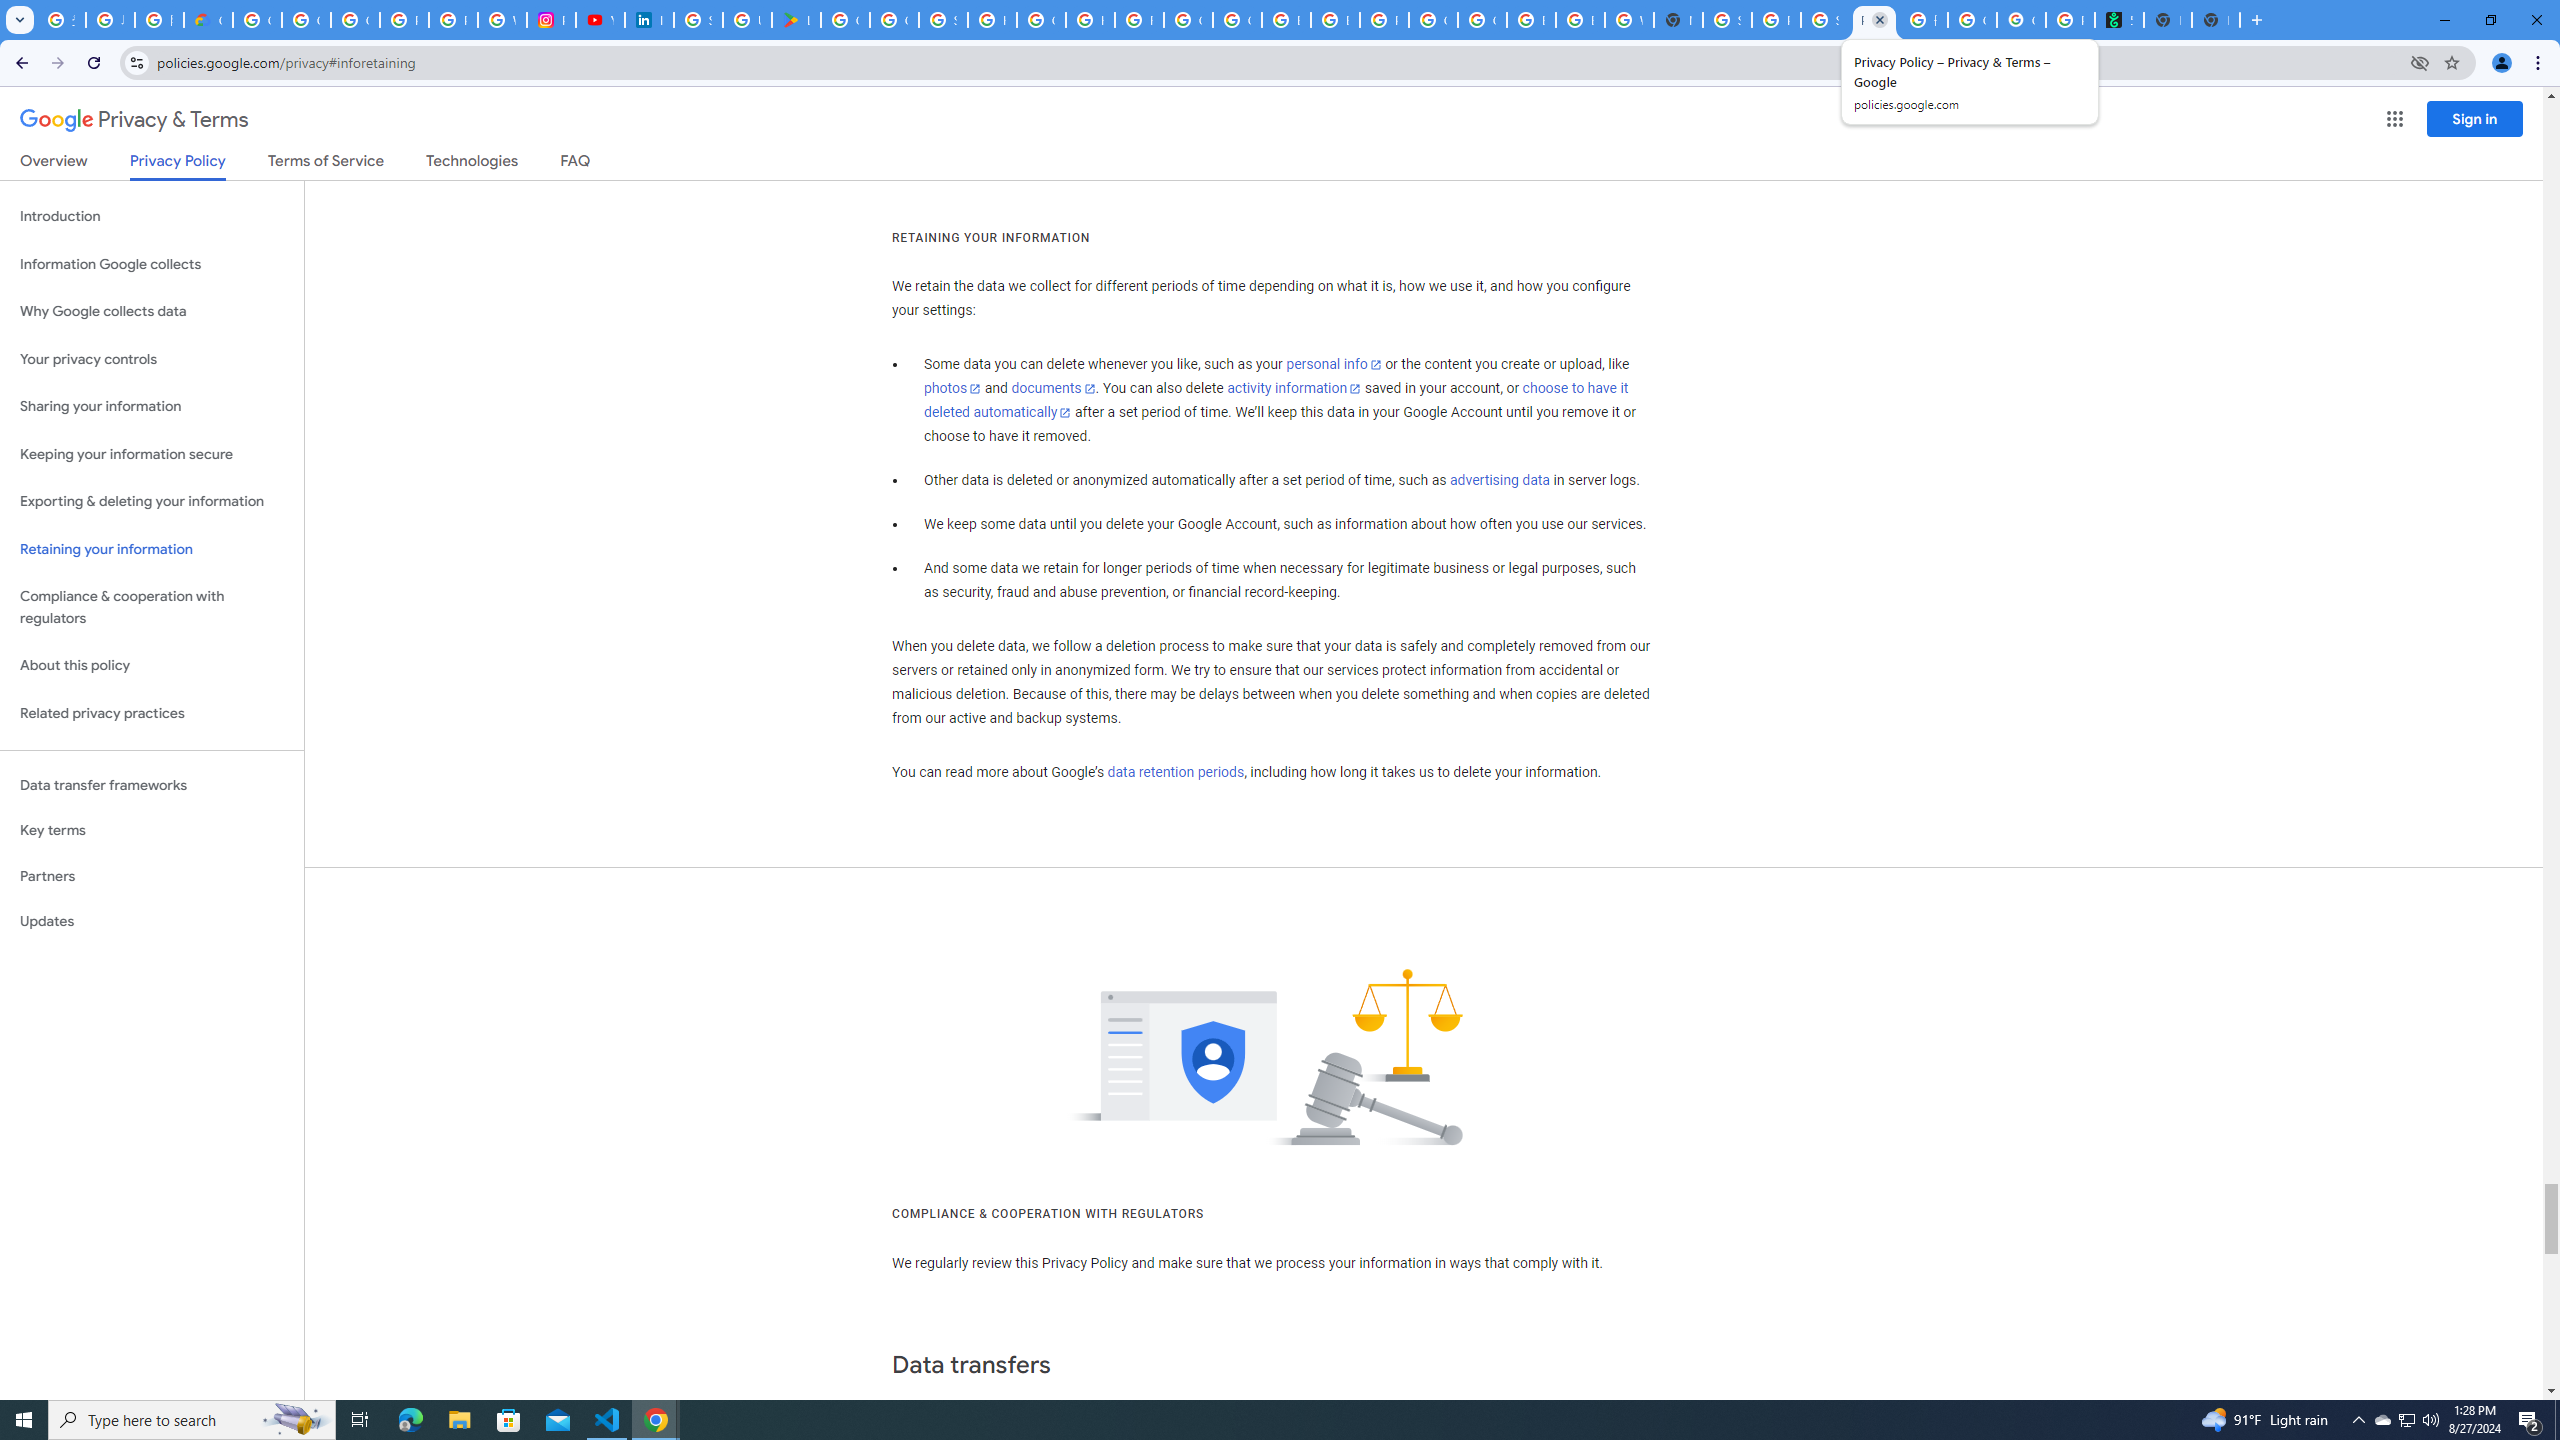  What do you see at coordinates (151, 785) in the screenshot?
I see `'Data transfer frameworks'` at bounding box center [151, 785].